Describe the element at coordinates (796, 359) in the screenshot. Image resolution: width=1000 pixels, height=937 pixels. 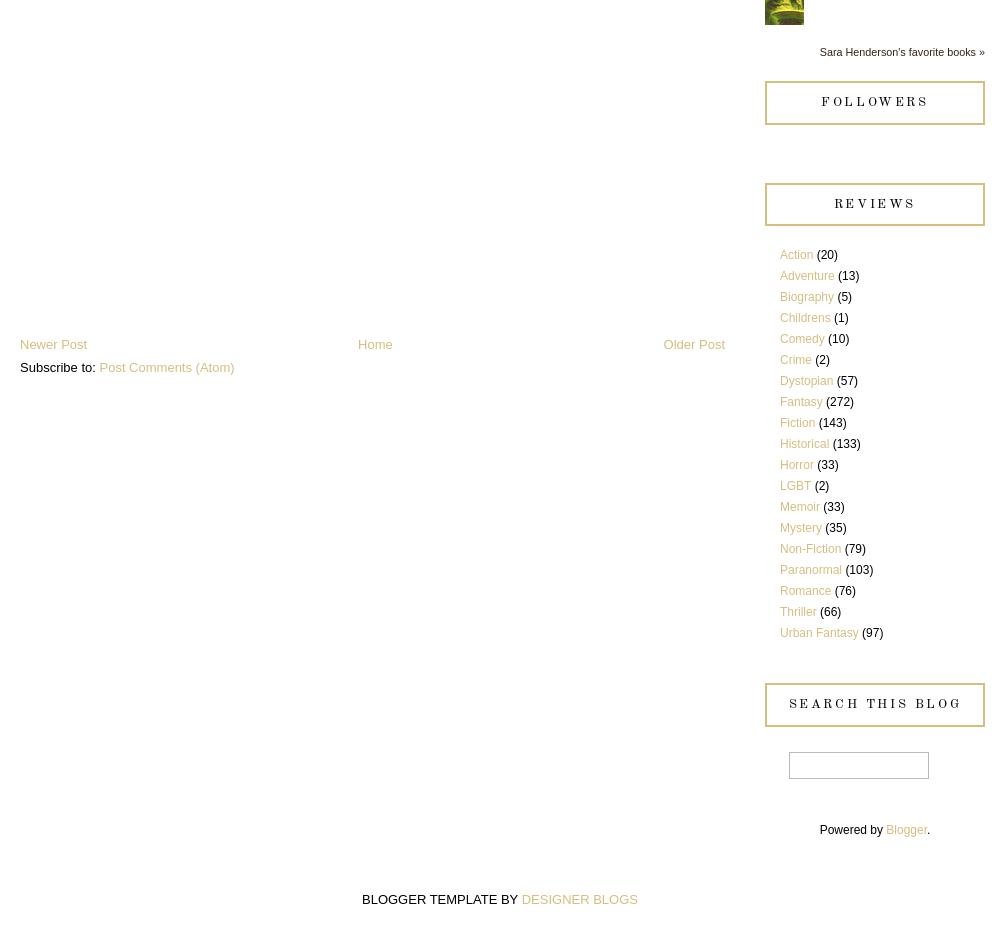
I see `'Crime'` at that location.